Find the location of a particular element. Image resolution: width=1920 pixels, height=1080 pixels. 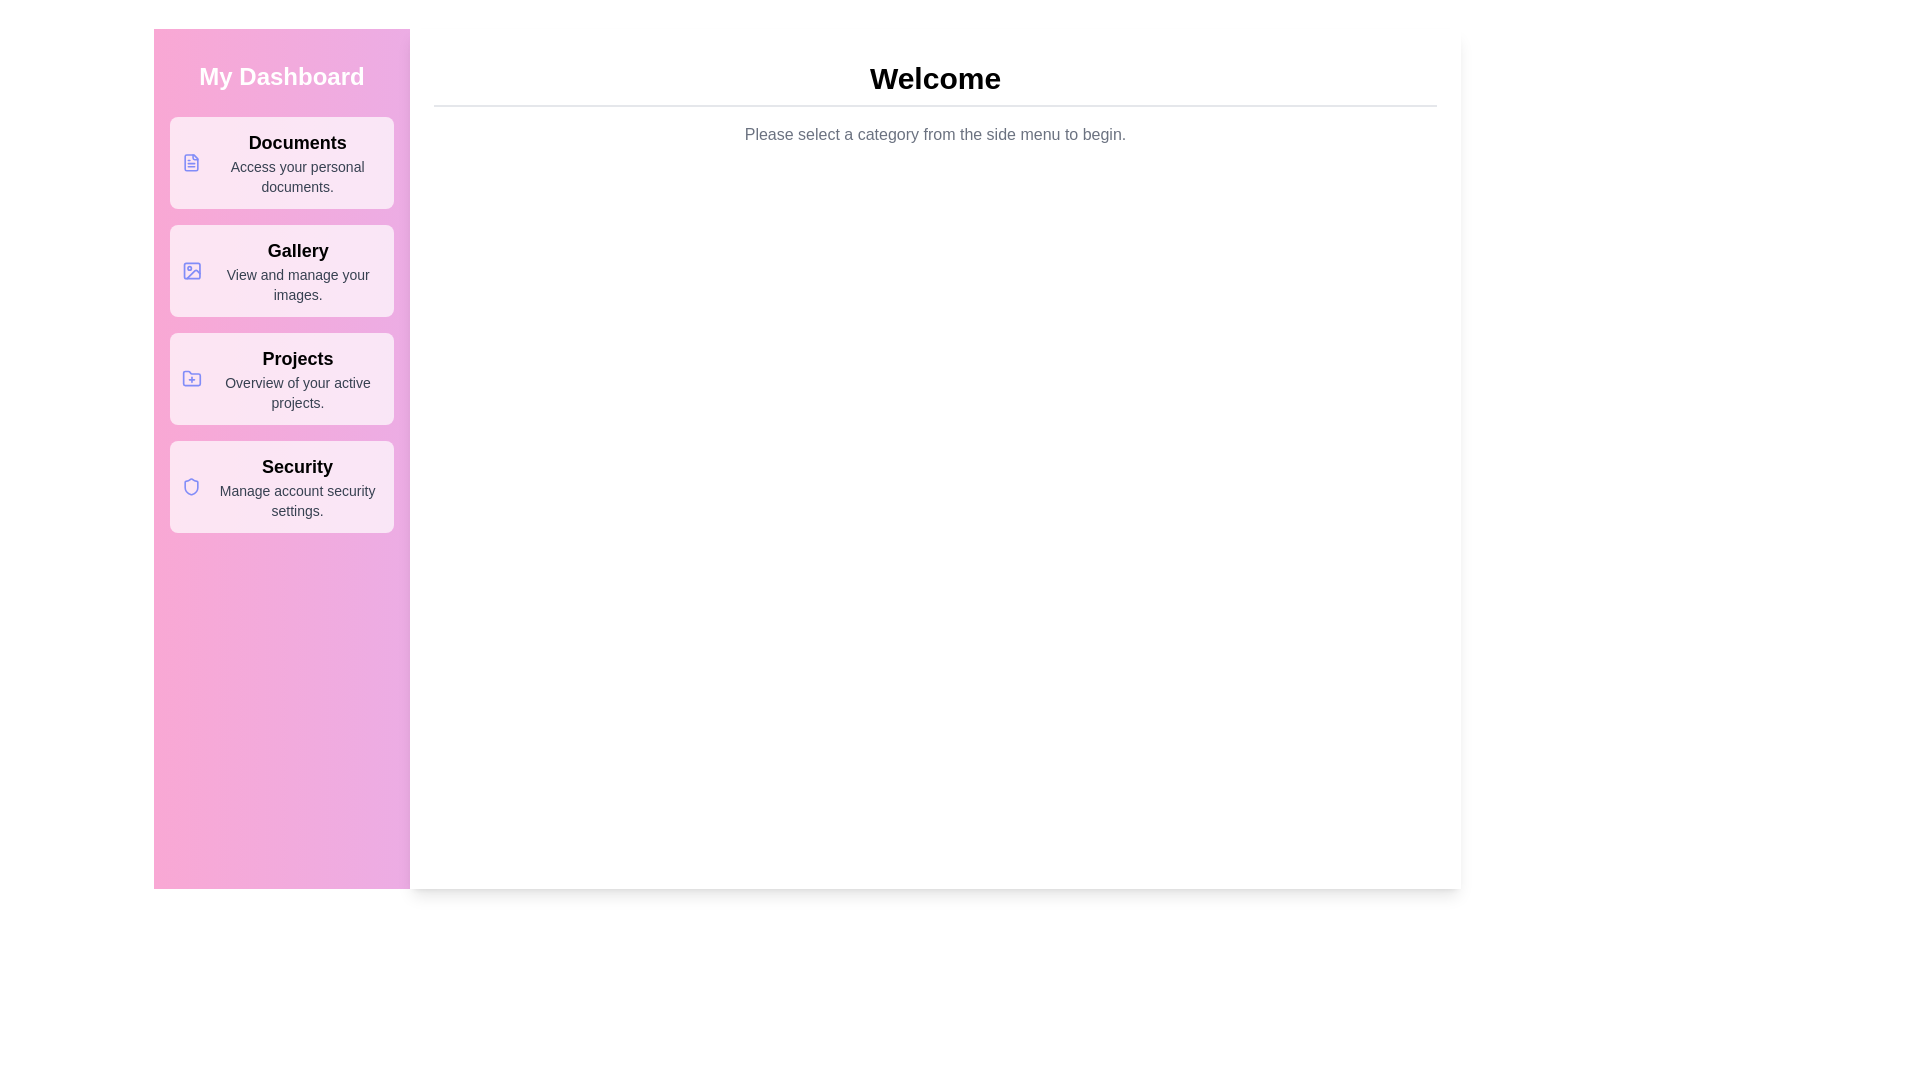

the menu option Gallery from the available options is located at coordinates (281, 270).